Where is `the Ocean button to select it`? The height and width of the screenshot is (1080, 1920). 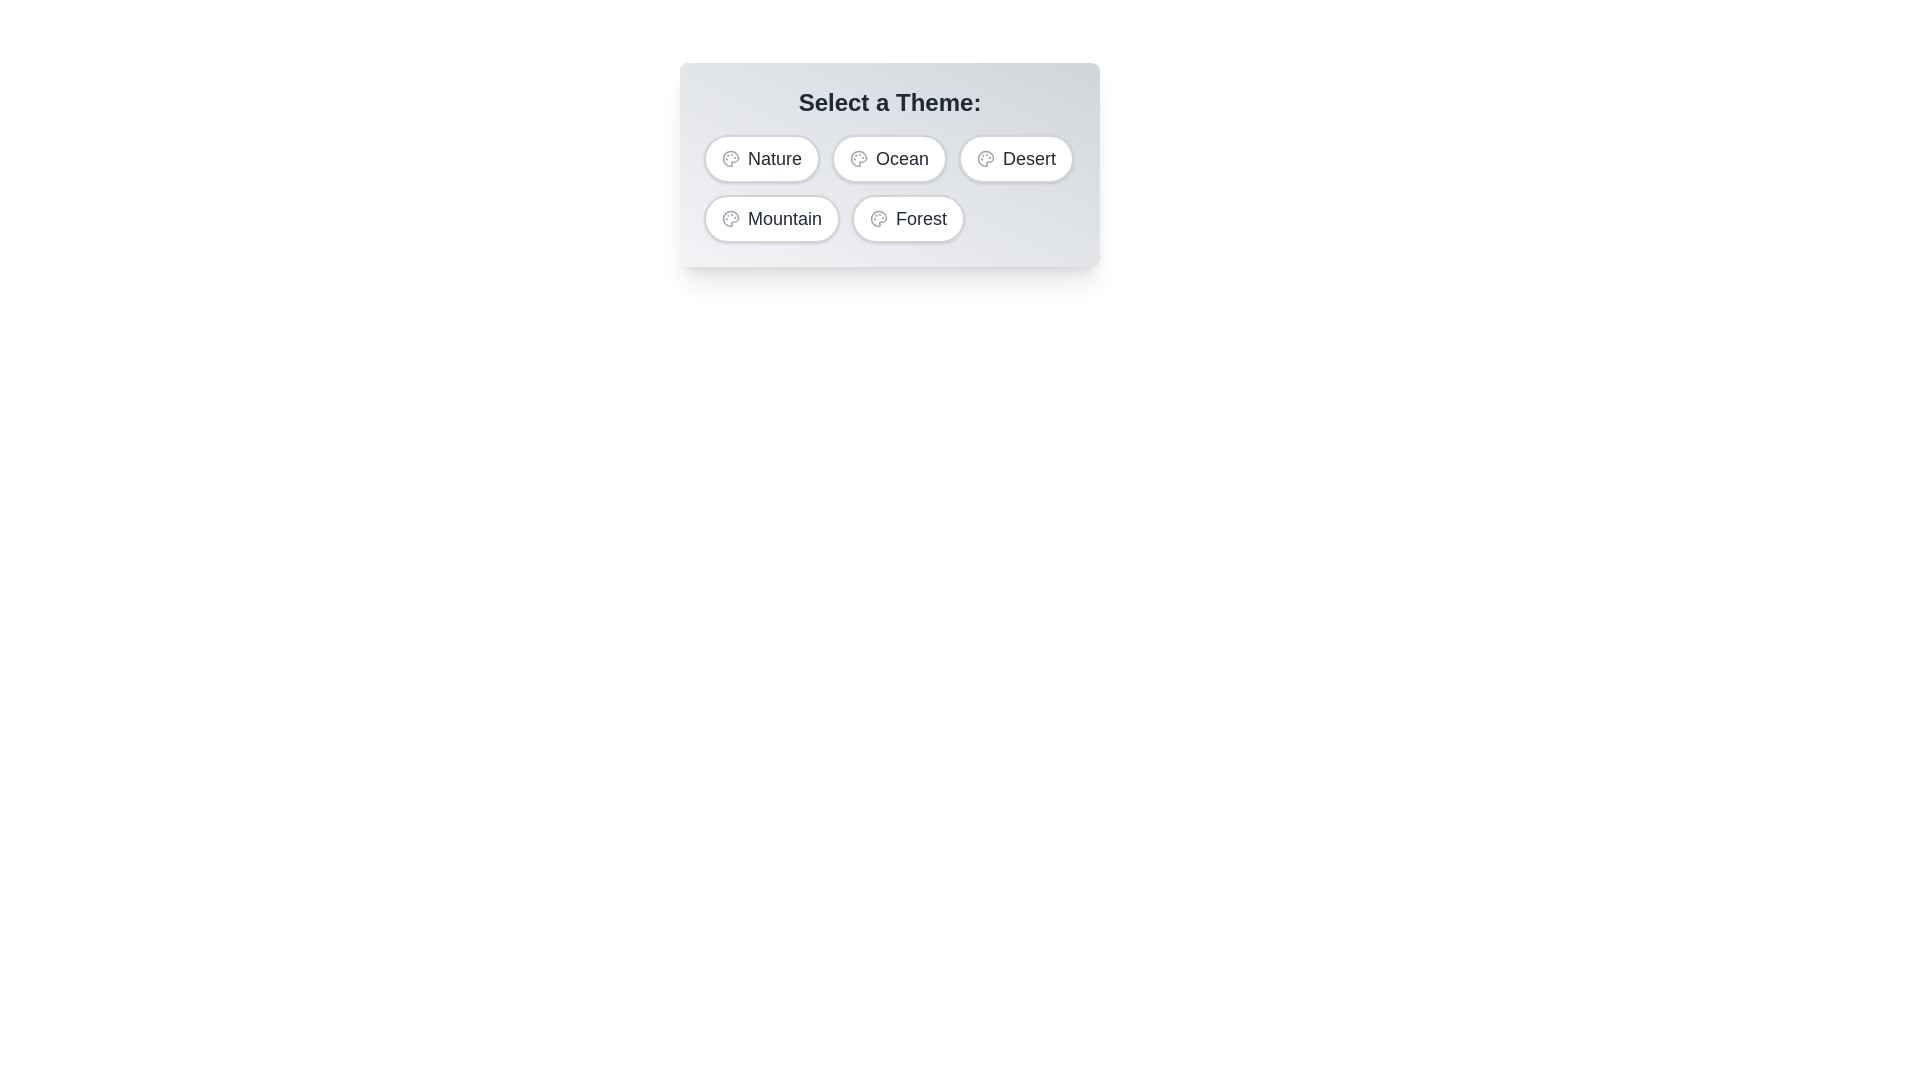 the Ocean button to select it is located at coordinates (887, 157).